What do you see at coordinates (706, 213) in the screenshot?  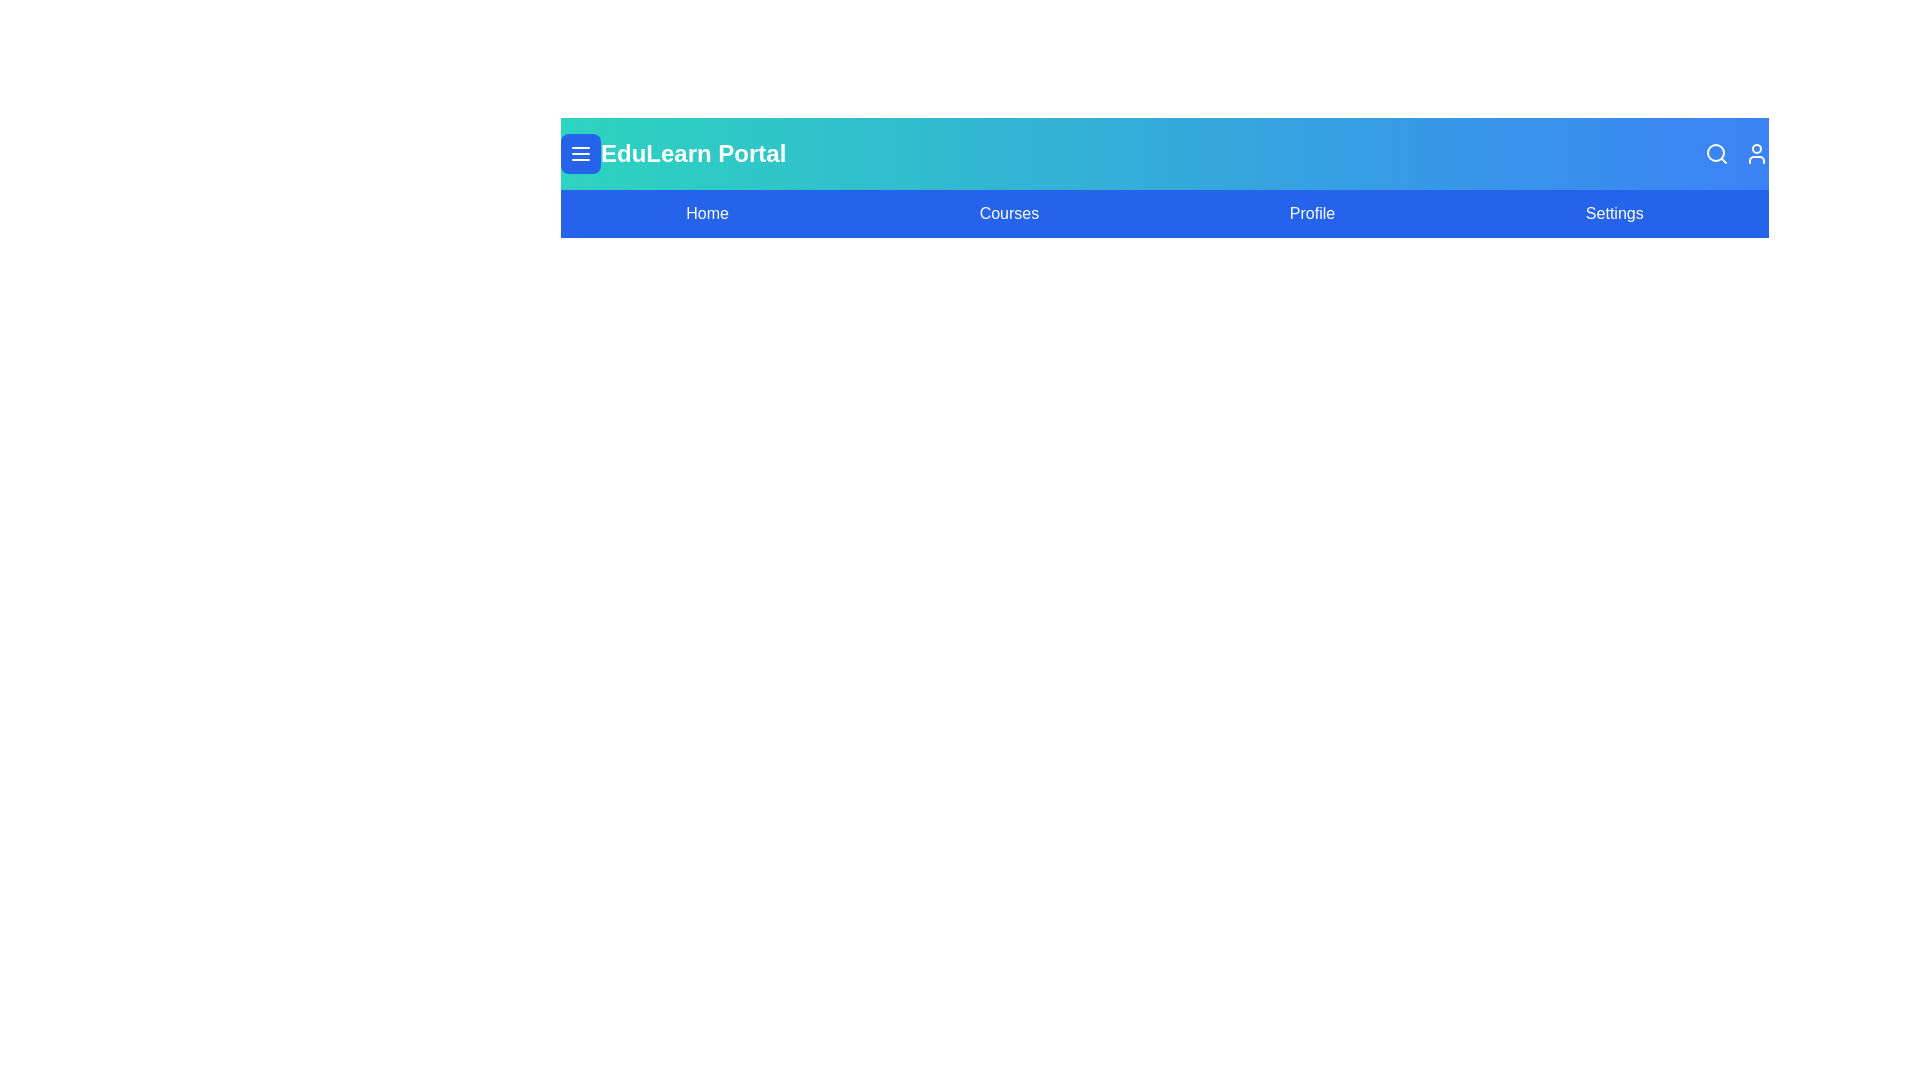 I see `the menu item Home` at bounding box center [706, 213].